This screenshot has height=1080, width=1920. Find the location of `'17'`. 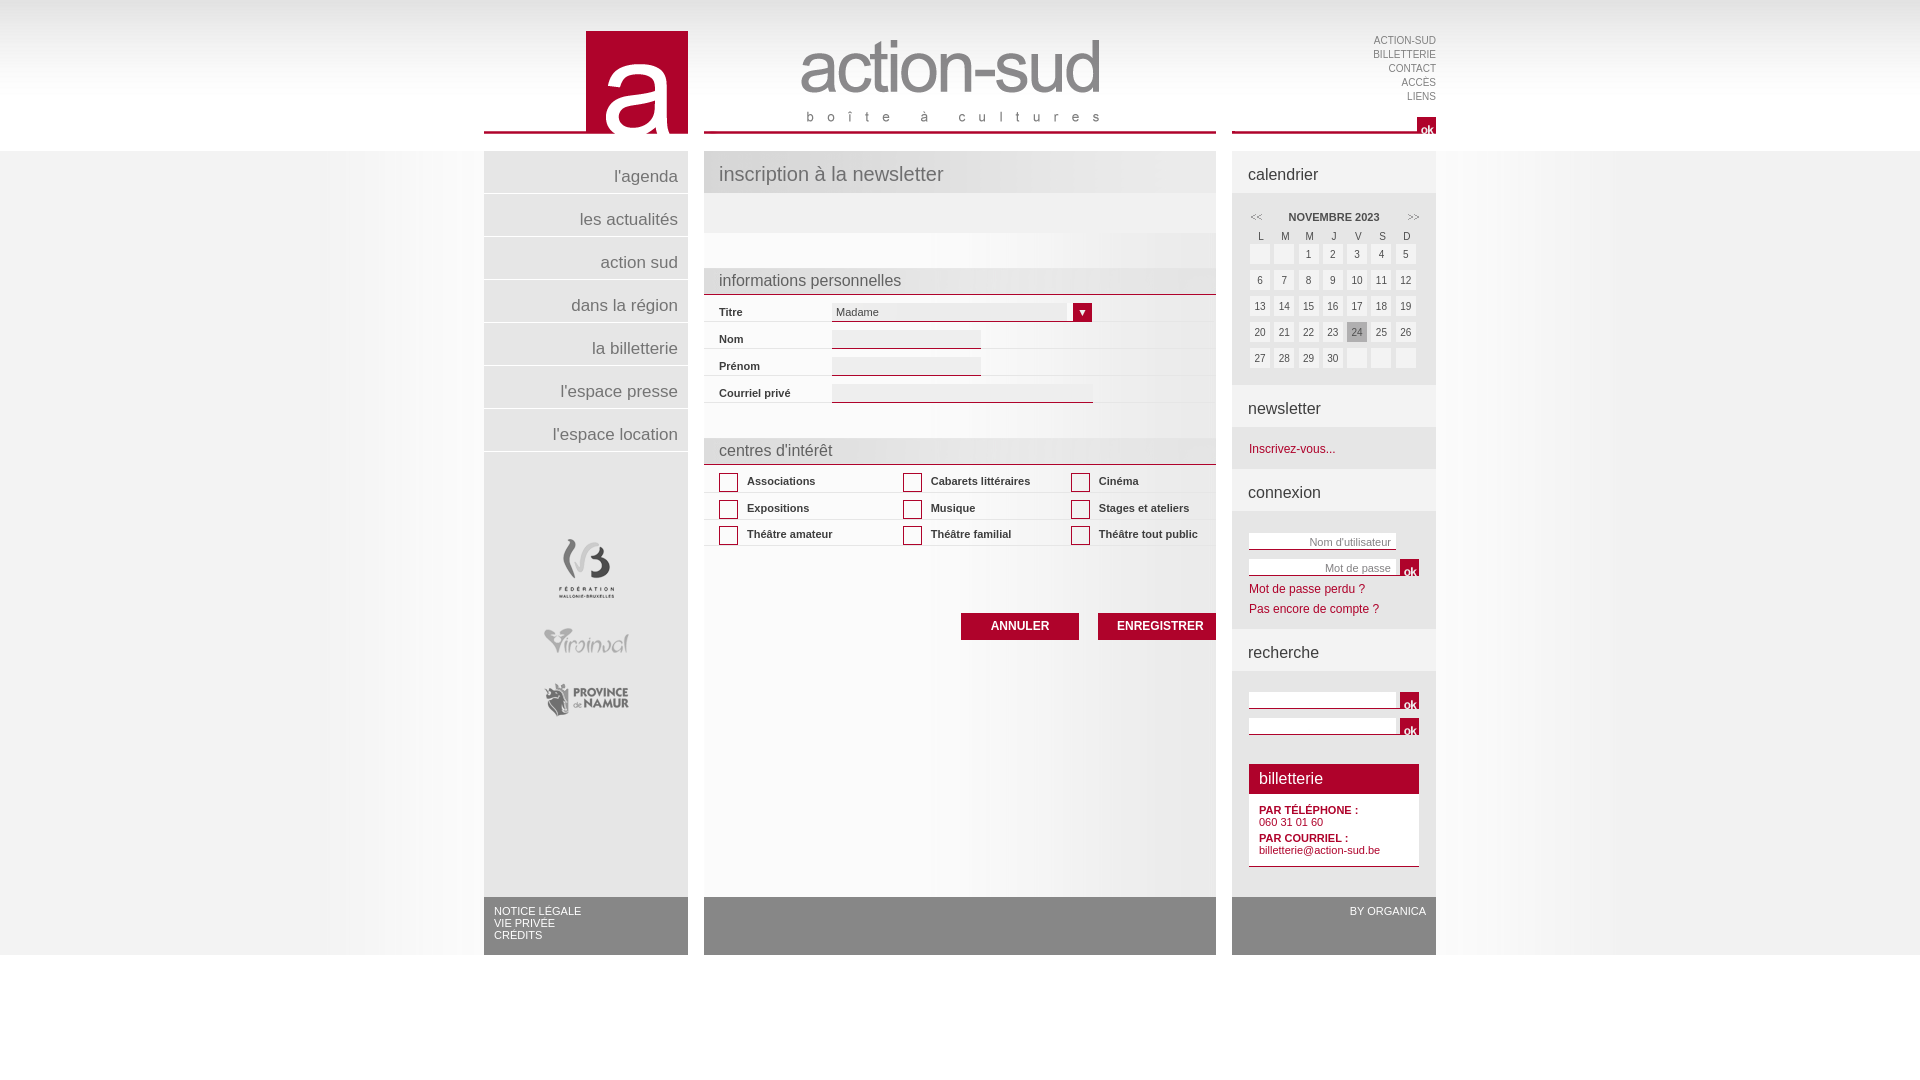

'17' is located at coordinates (1347, 305).